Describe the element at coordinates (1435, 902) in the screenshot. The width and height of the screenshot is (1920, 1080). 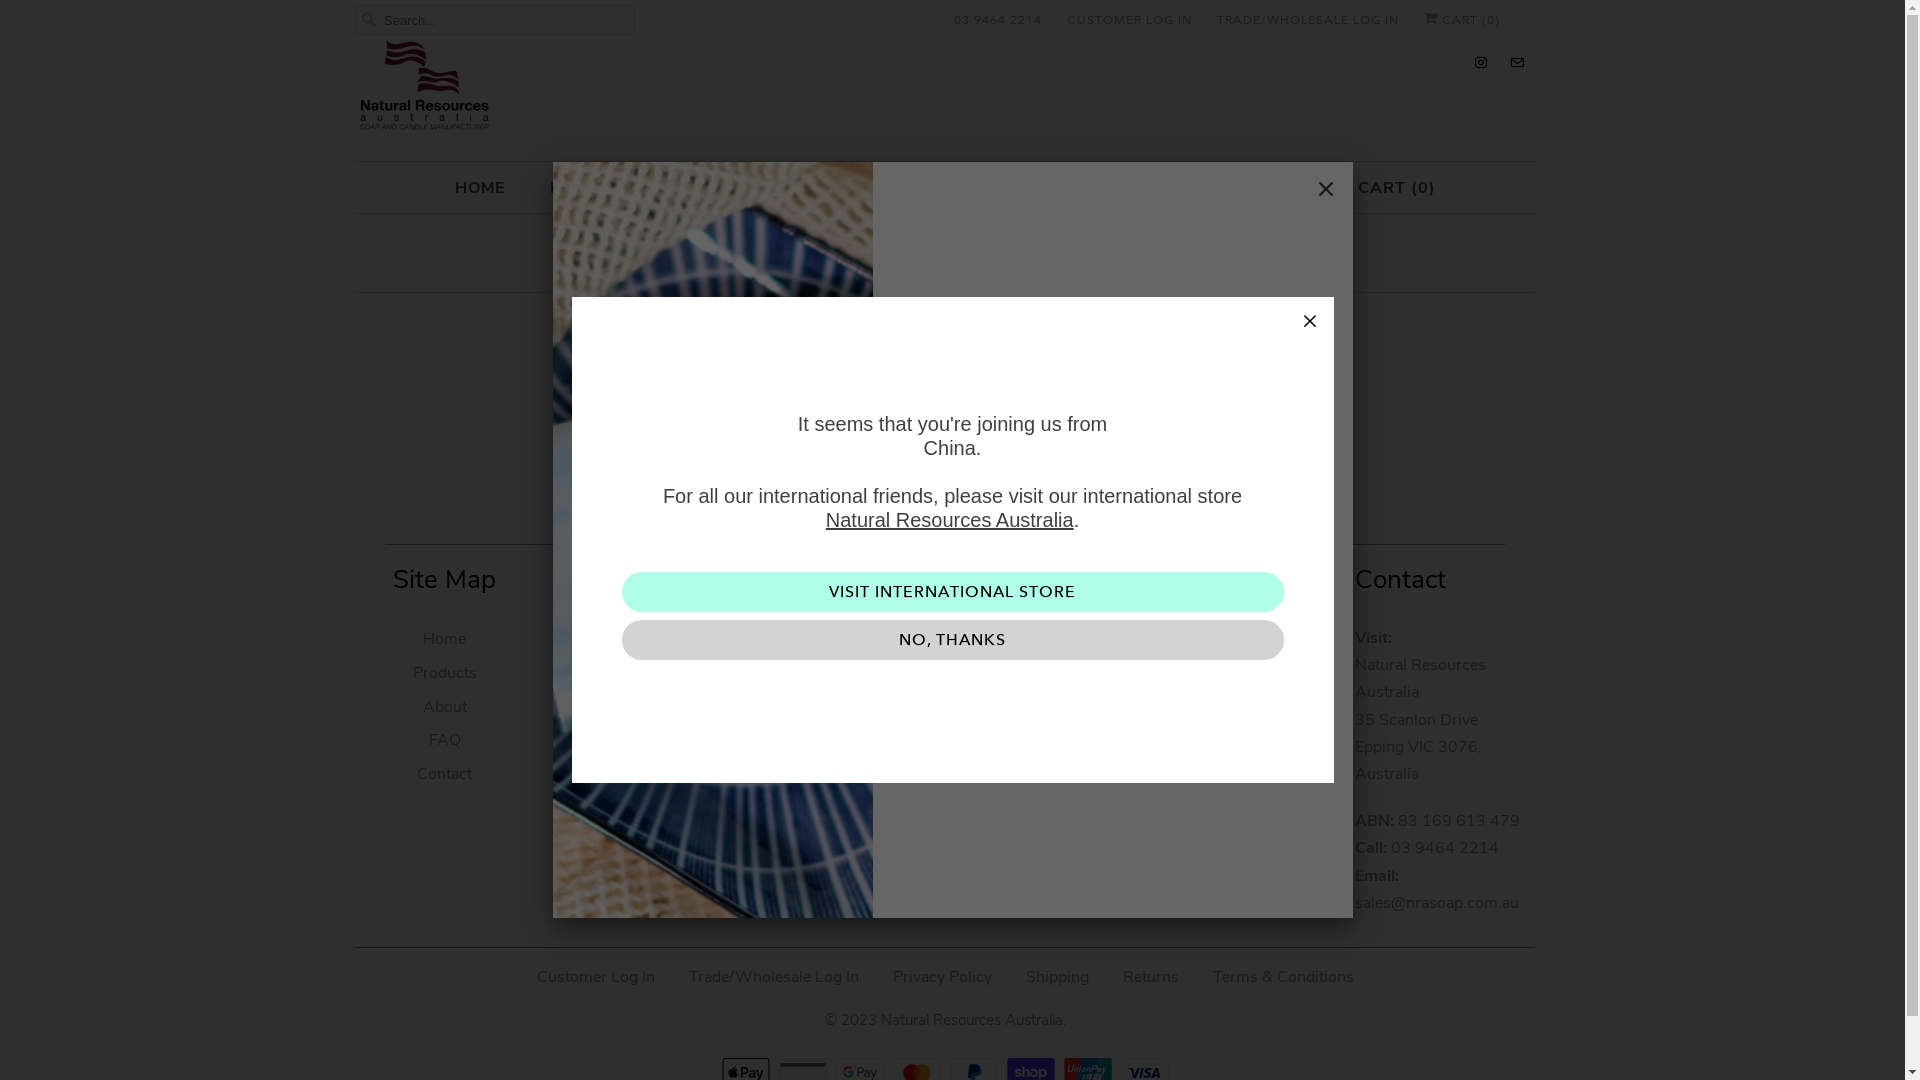
I see `'sales@nrasoap.com.au'` at that location.